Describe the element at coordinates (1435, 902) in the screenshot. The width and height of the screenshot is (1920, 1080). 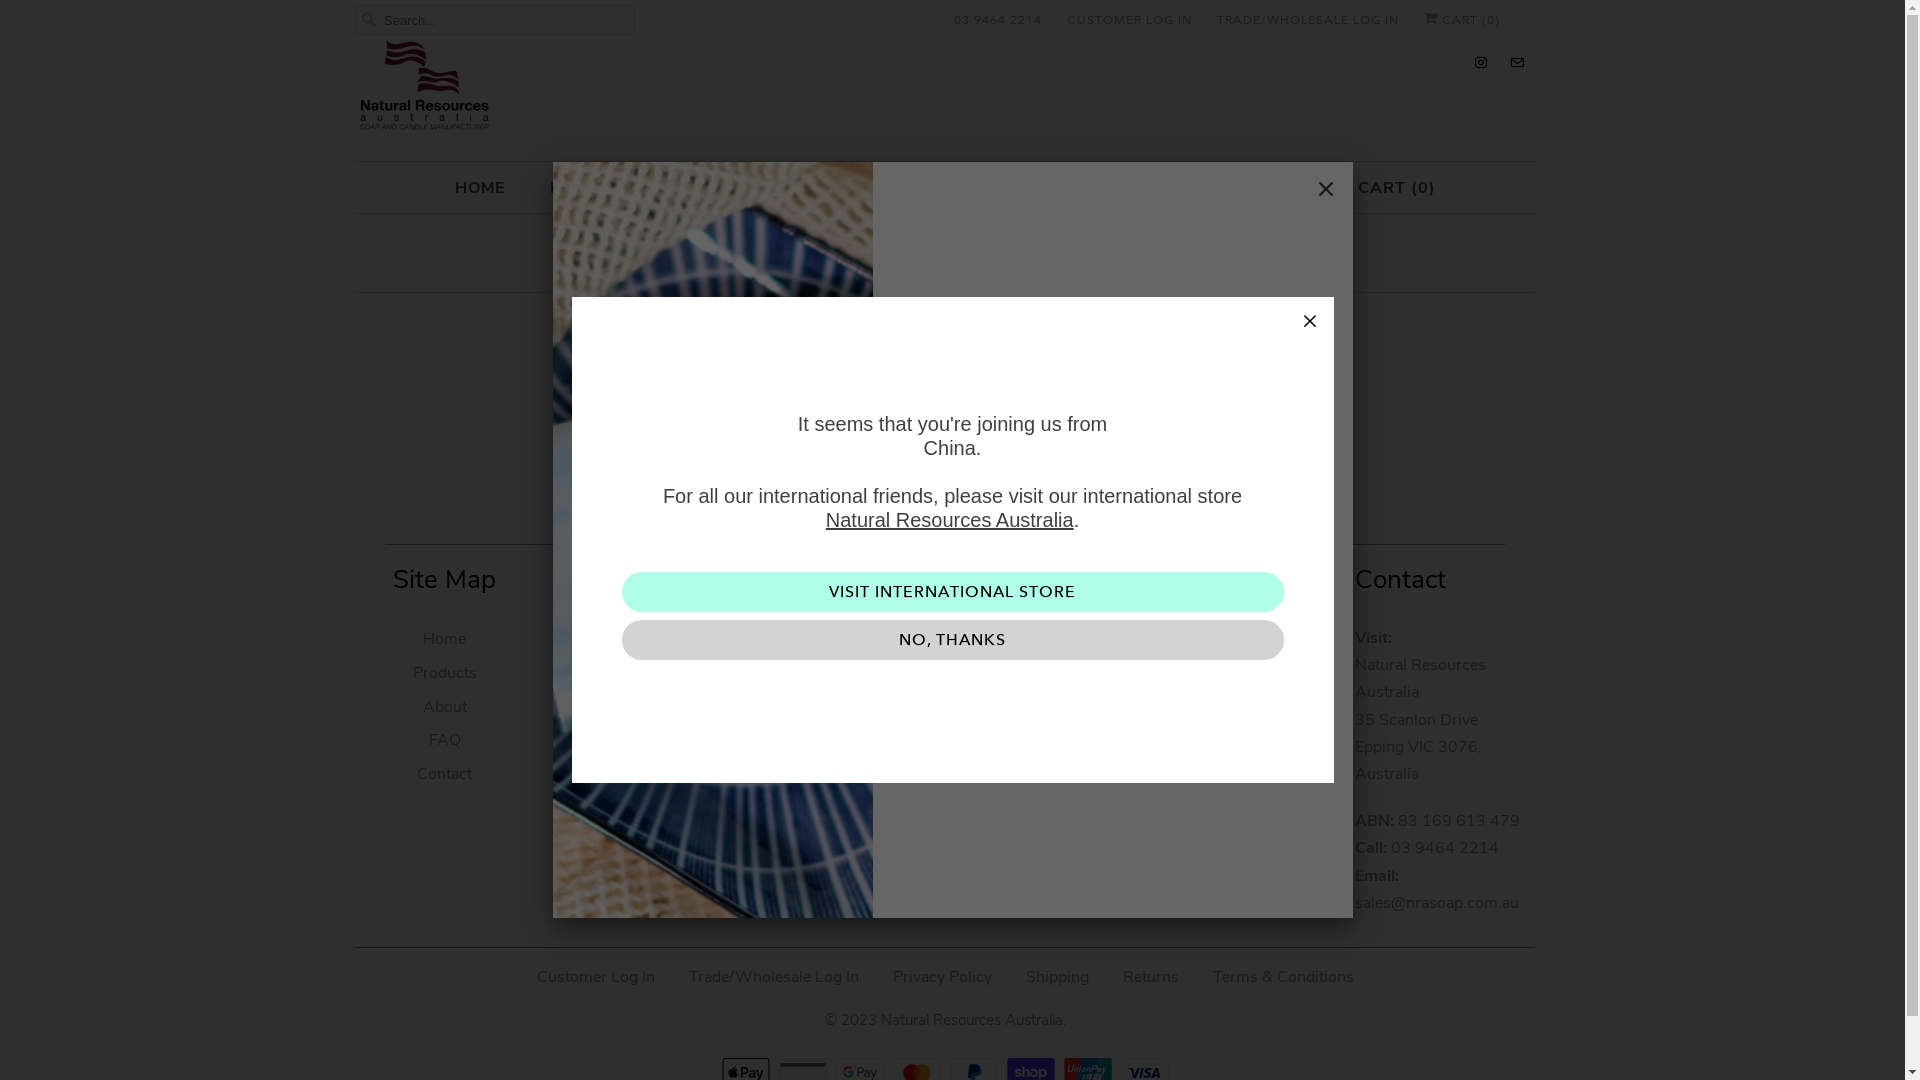
I see `'sales@nrasoap.com.au'` at that location.